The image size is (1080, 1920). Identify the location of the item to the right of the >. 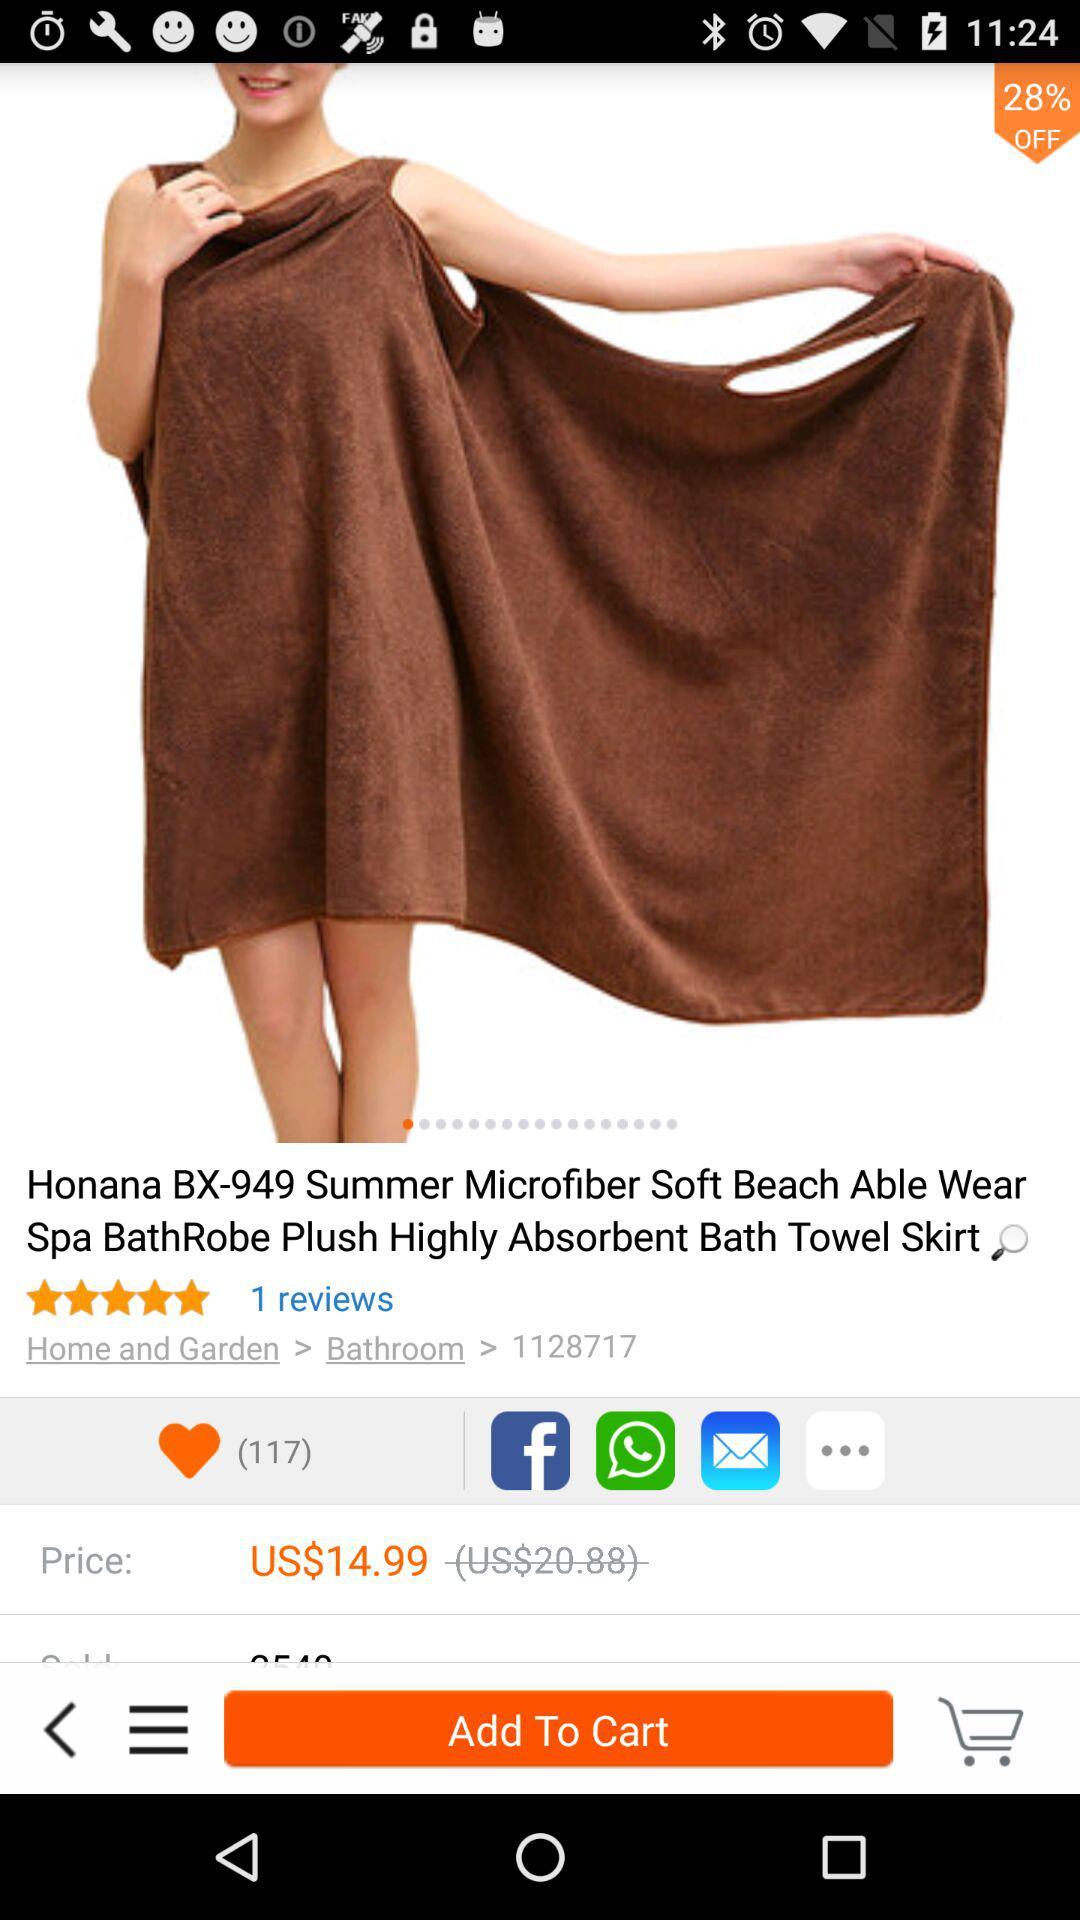
(395, 1347).